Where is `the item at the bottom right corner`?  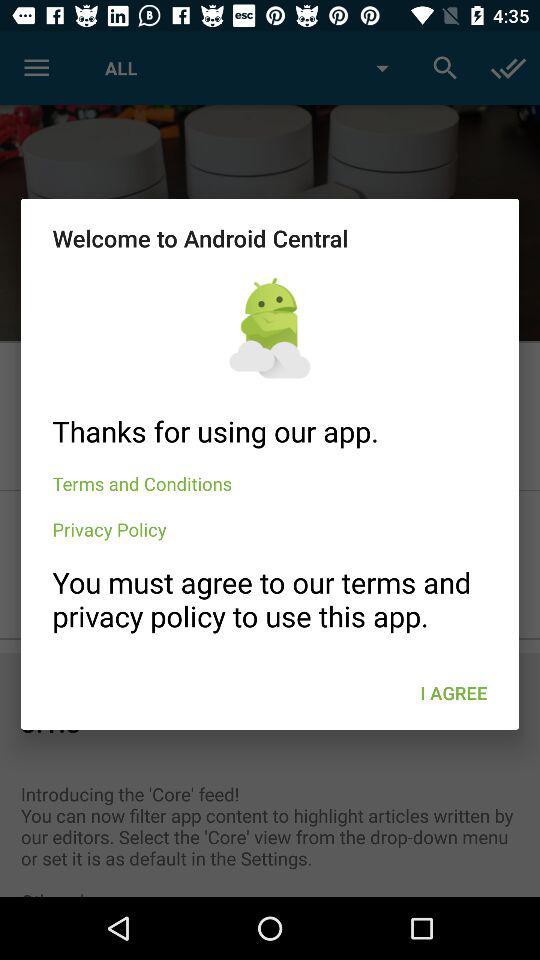
the item at the bottom right corner is located at coordinates (453, 693).